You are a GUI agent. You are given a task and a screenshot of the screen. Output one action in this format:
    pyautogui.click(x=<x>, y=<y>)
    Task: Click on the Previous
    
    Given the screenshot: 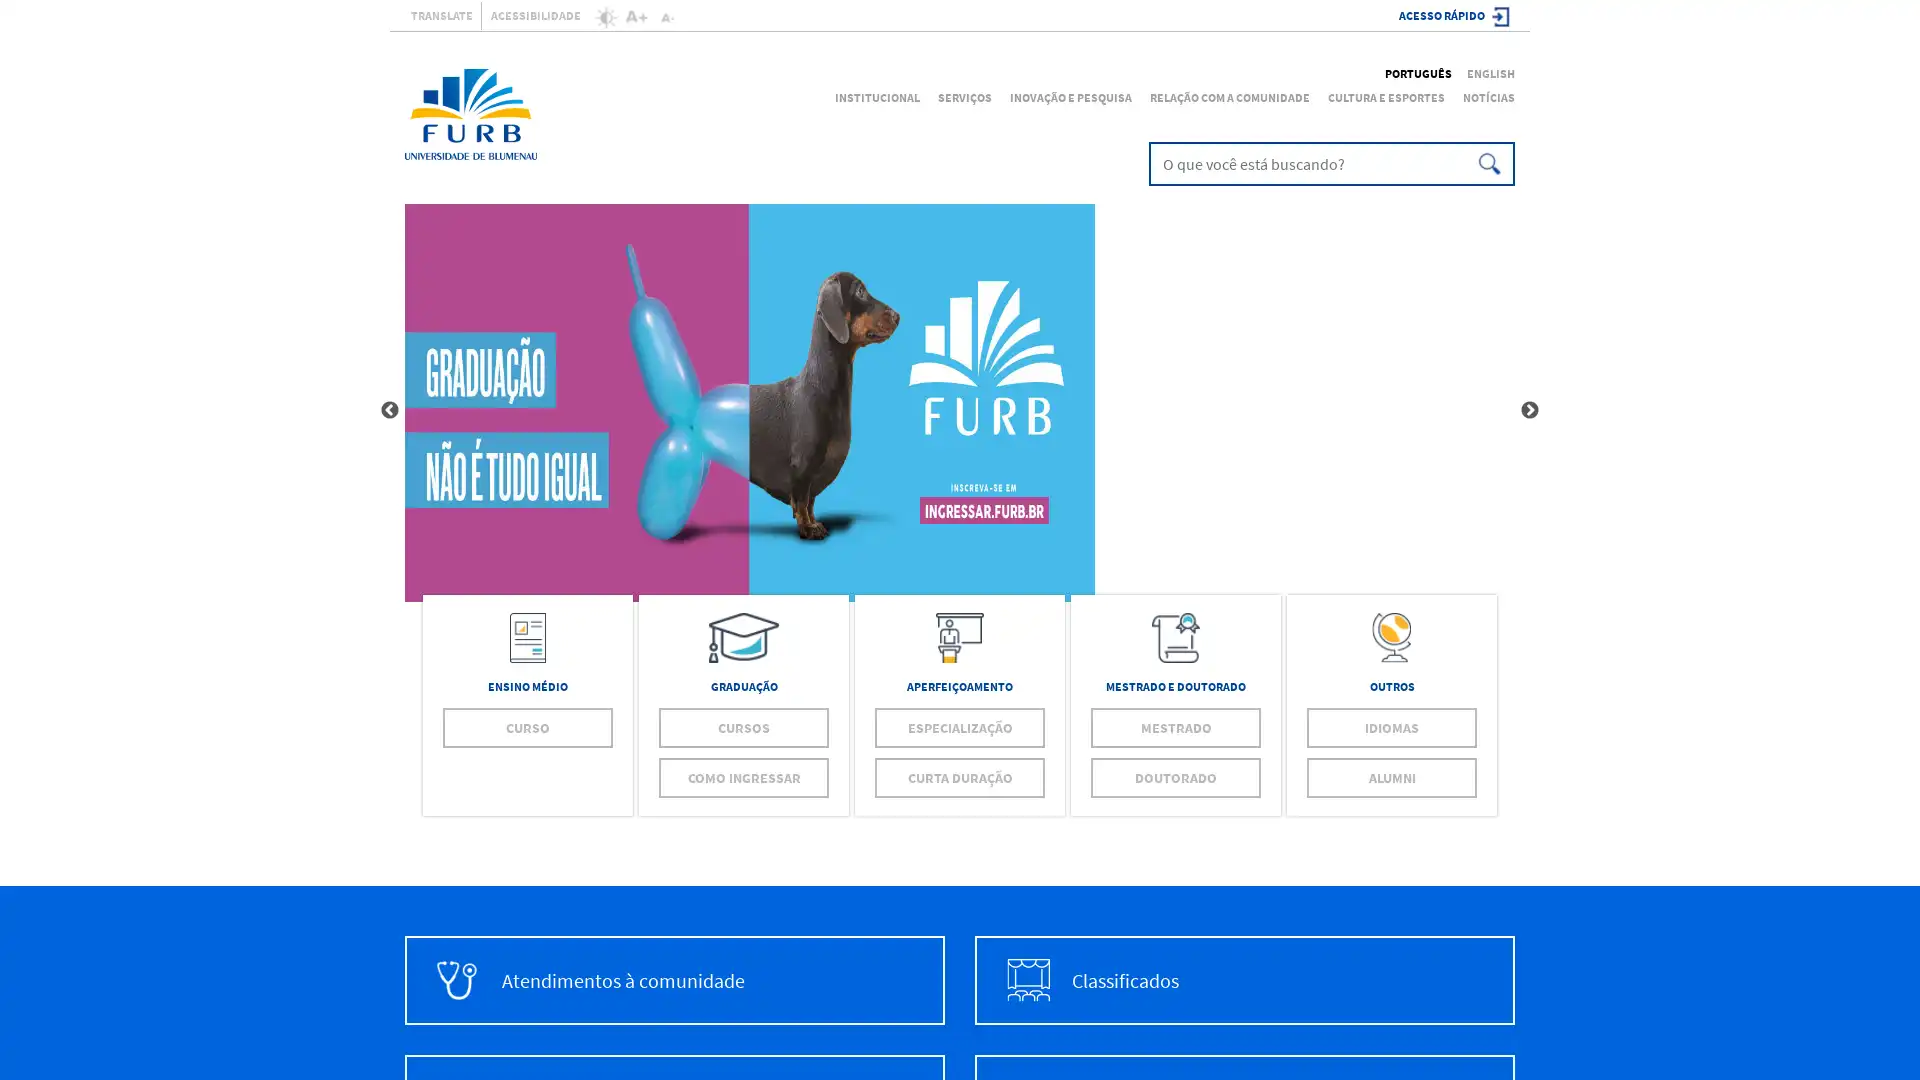 What is the action you would take?
    pyautogui.click(x=389, y=410)
    